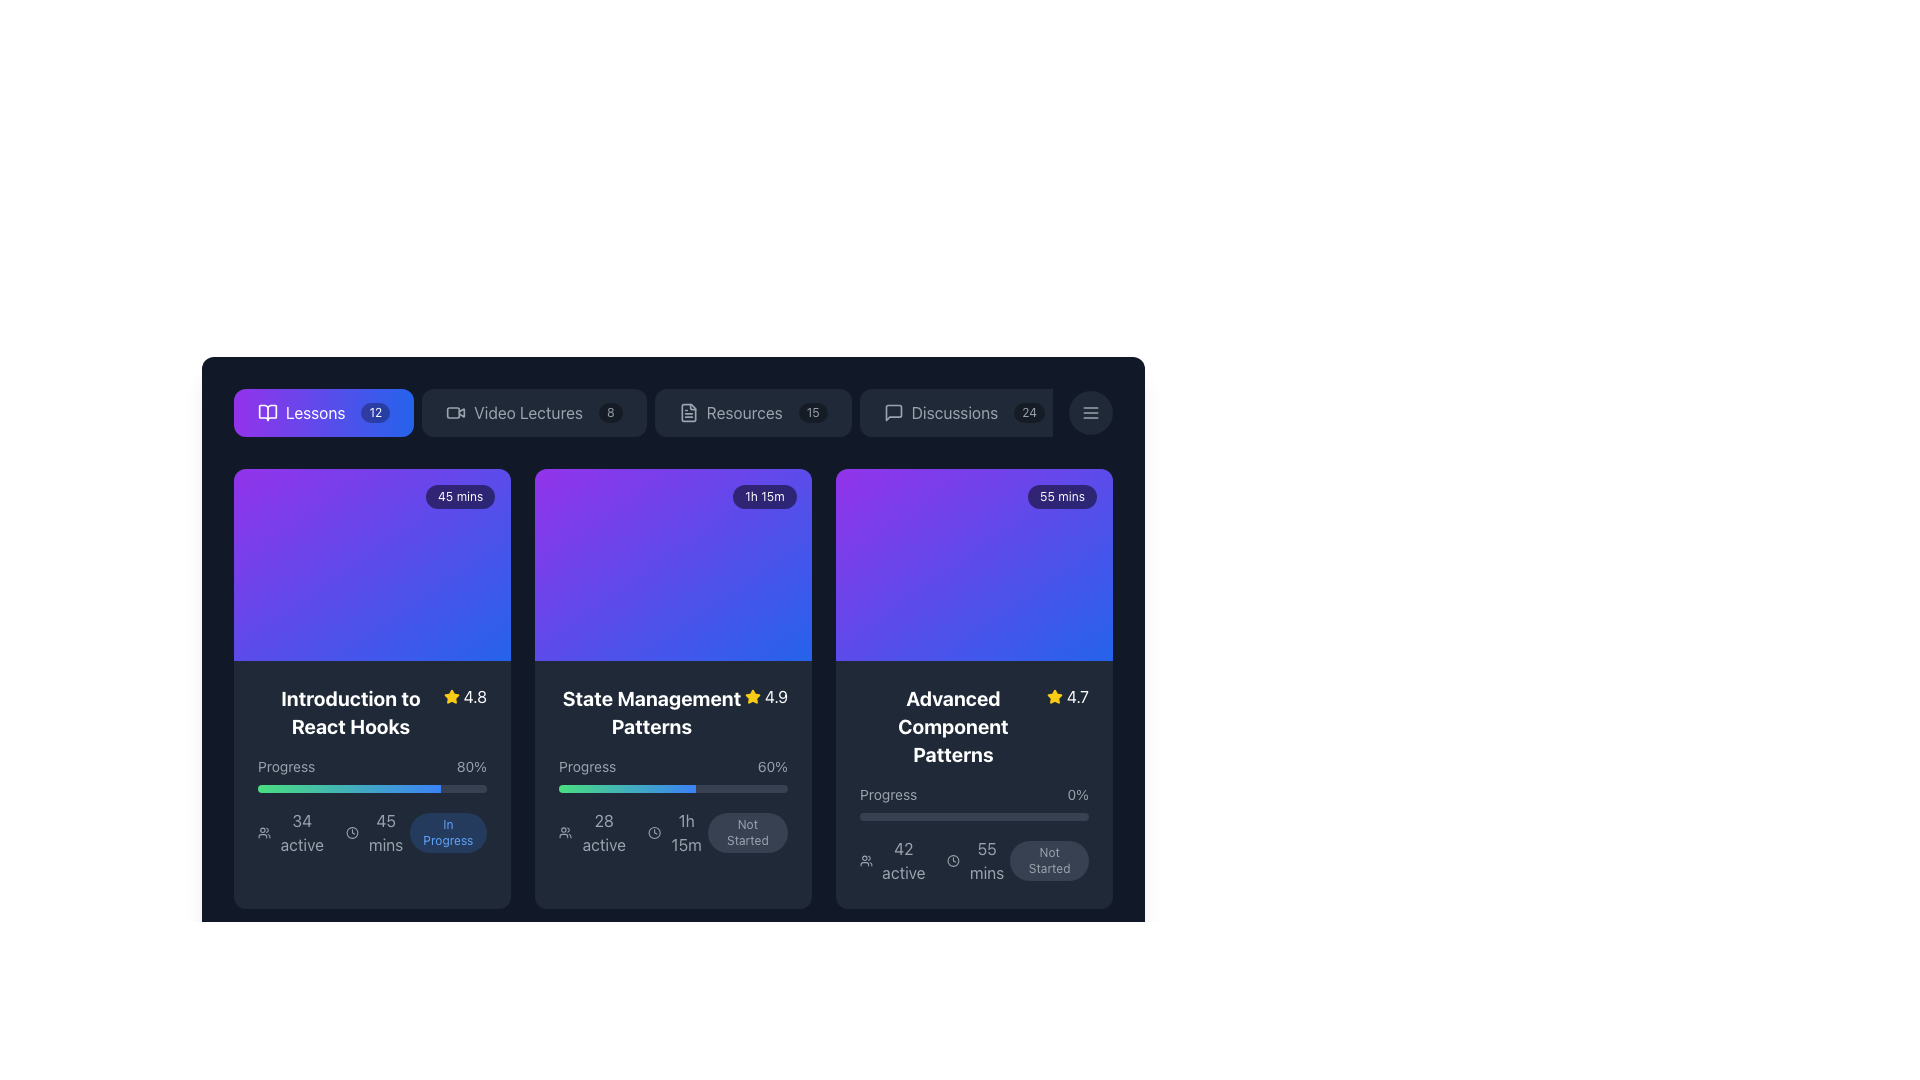 Image resolution: width=1920 pixels, height=1080 pixels. Describe the element at coordinates (1029, 411) in the screenshot. I see `the badge indicating the count of discussion items, which is located at the far right of the 'Discussions' button next to the text label 'Discussions'` at that location.